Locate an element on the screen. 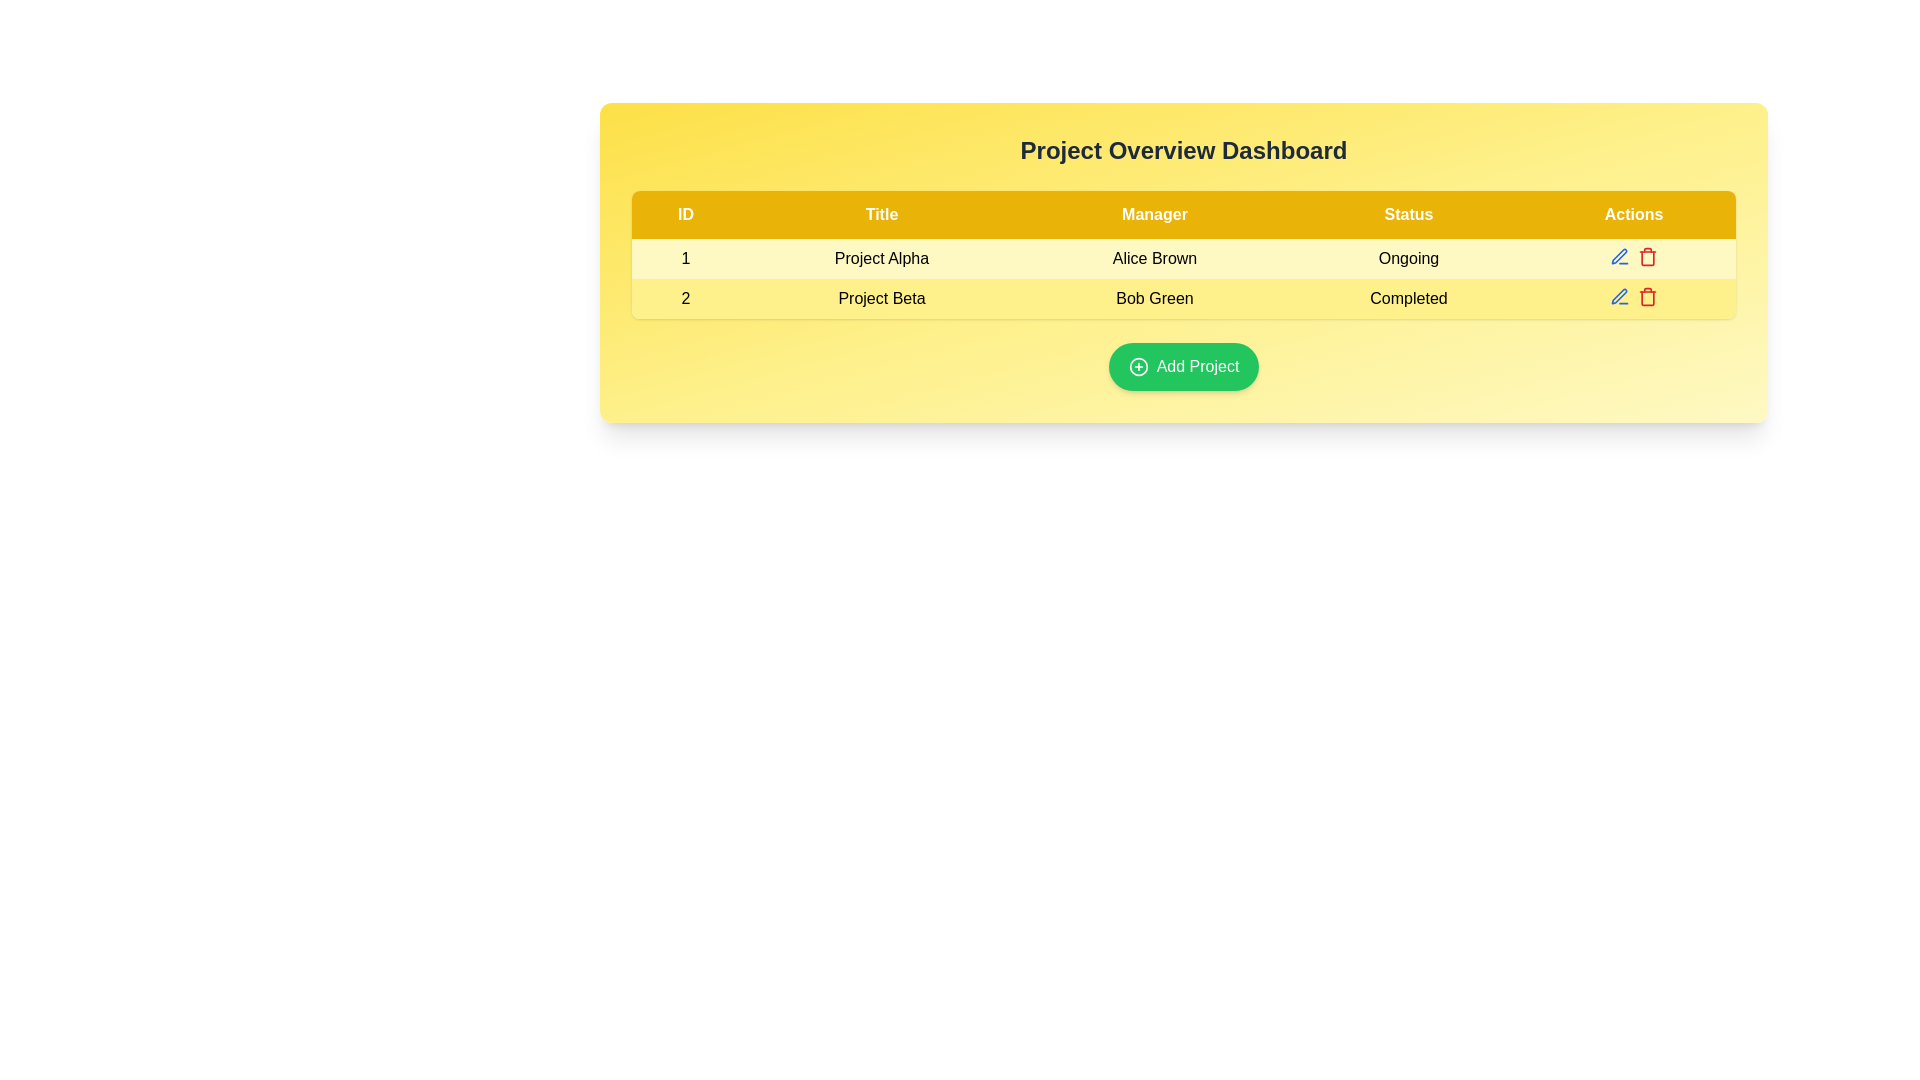 This screenshot has height=1080, width=1920. the edit icon in the 'Actions' column of the second row of the table, which corresponds to the project titled 'Project Beta' is located at coordinates (1619, 296).